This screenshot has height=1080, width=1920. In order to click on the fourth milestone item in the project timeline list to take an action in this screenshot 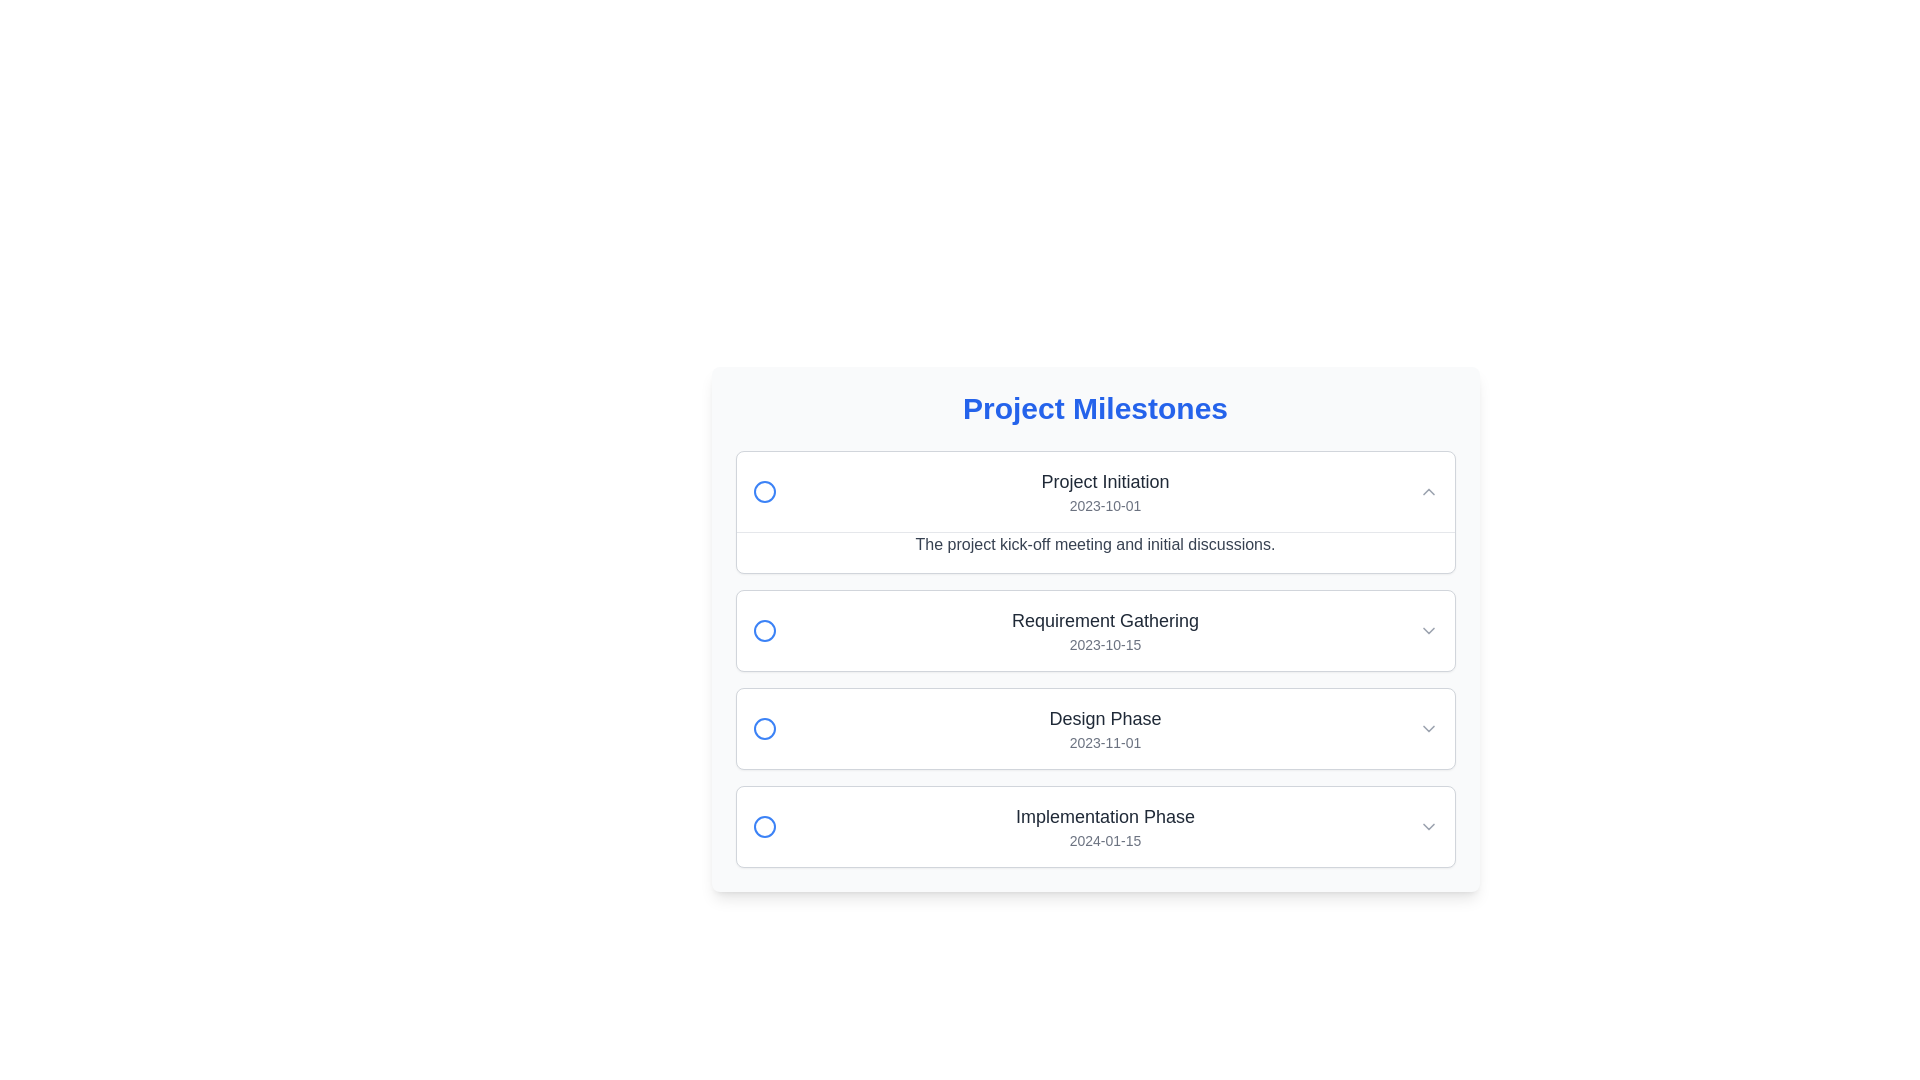, I will do `click(1094, 826)`.